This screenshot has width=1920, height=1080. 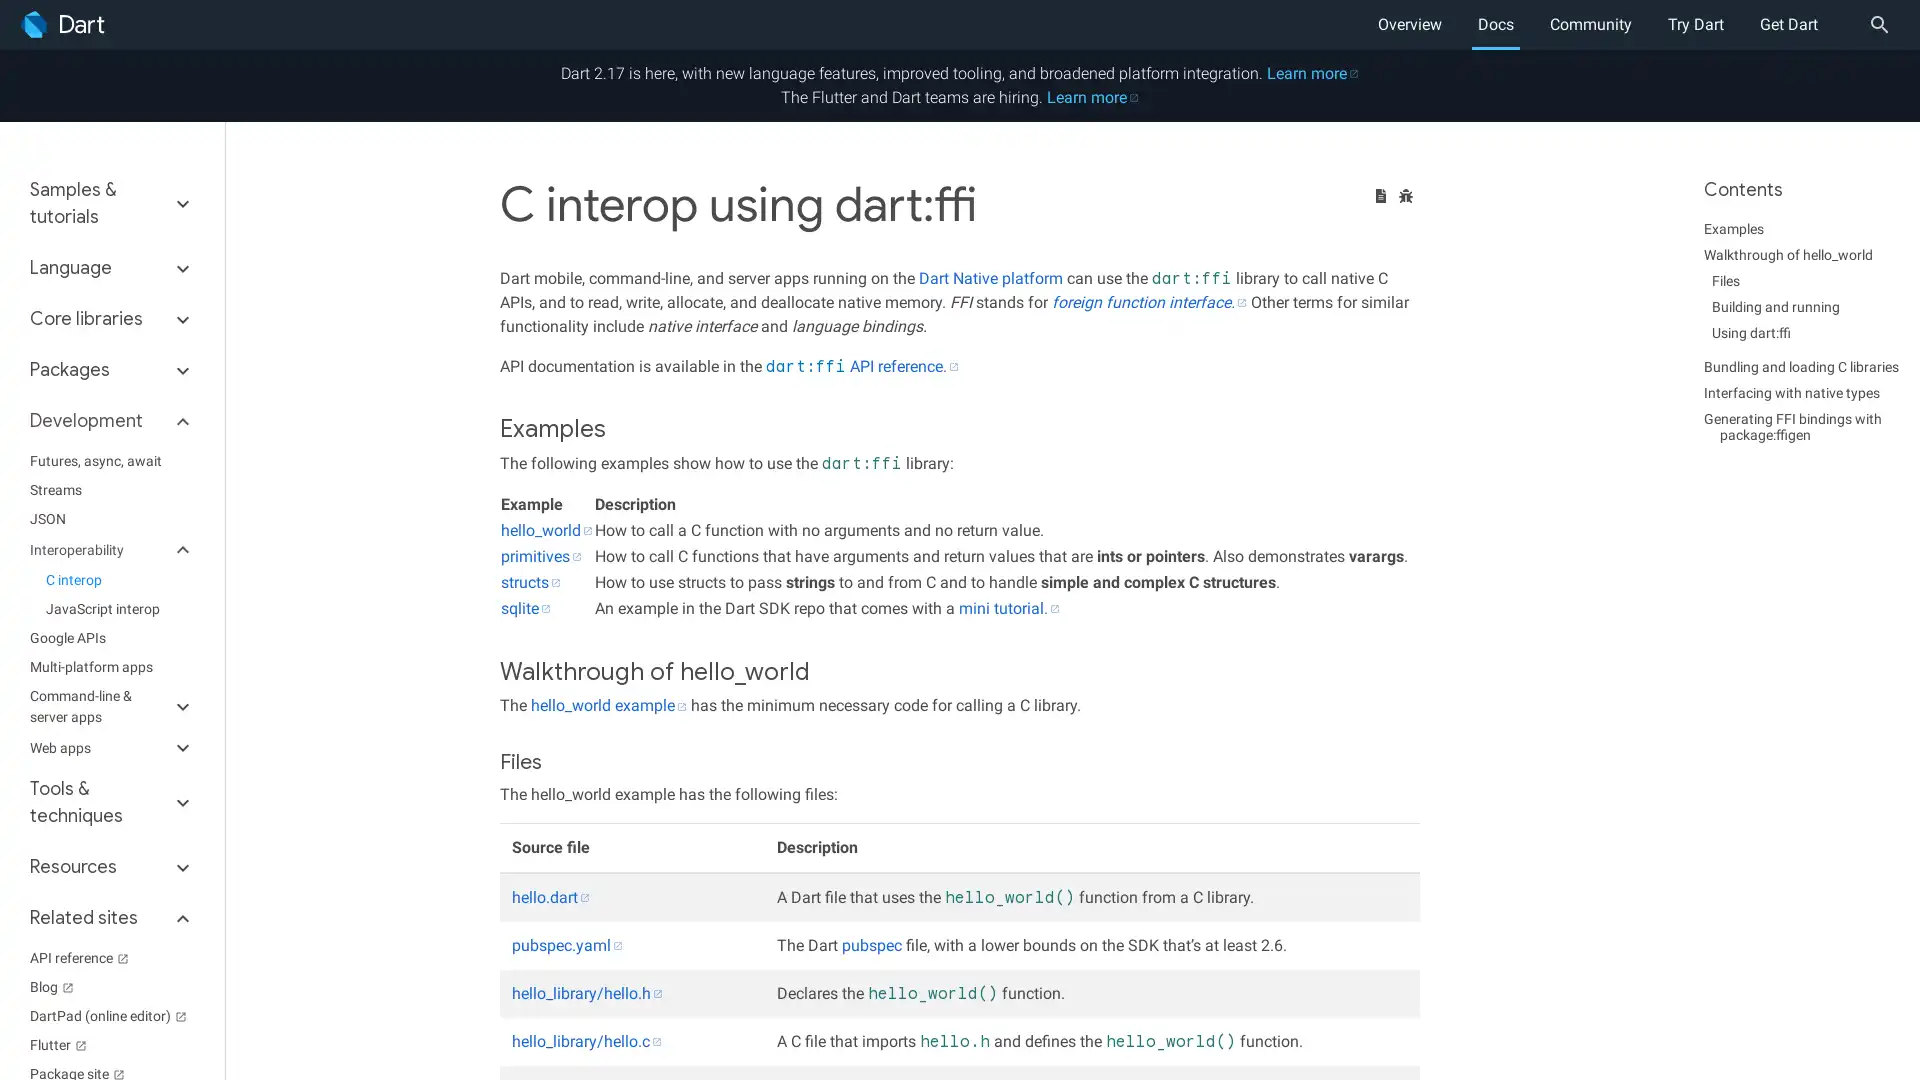 I want to click on Tools & techniques keyboard_arrow_down, so click(x=111, y=801).